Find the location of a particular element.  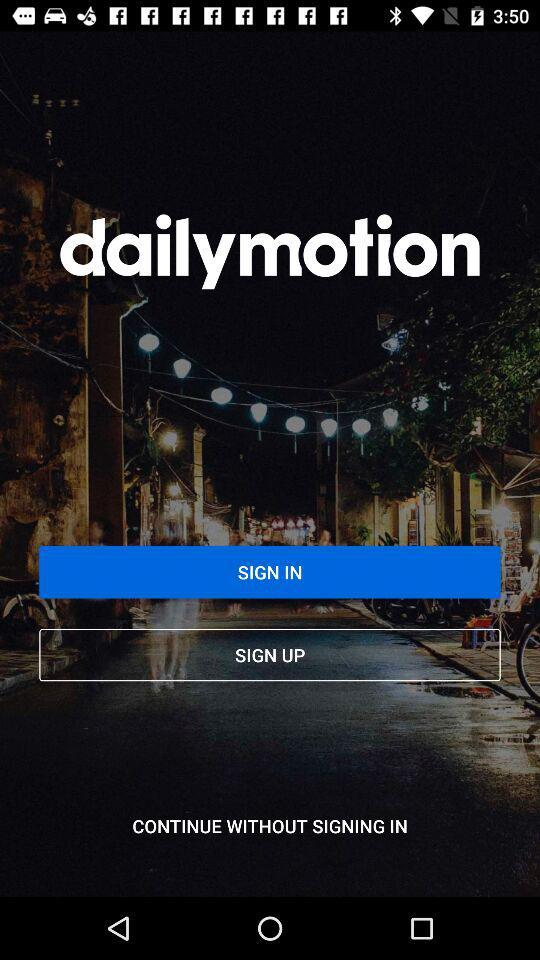

the sign in item is located at coordinates (270, 572).